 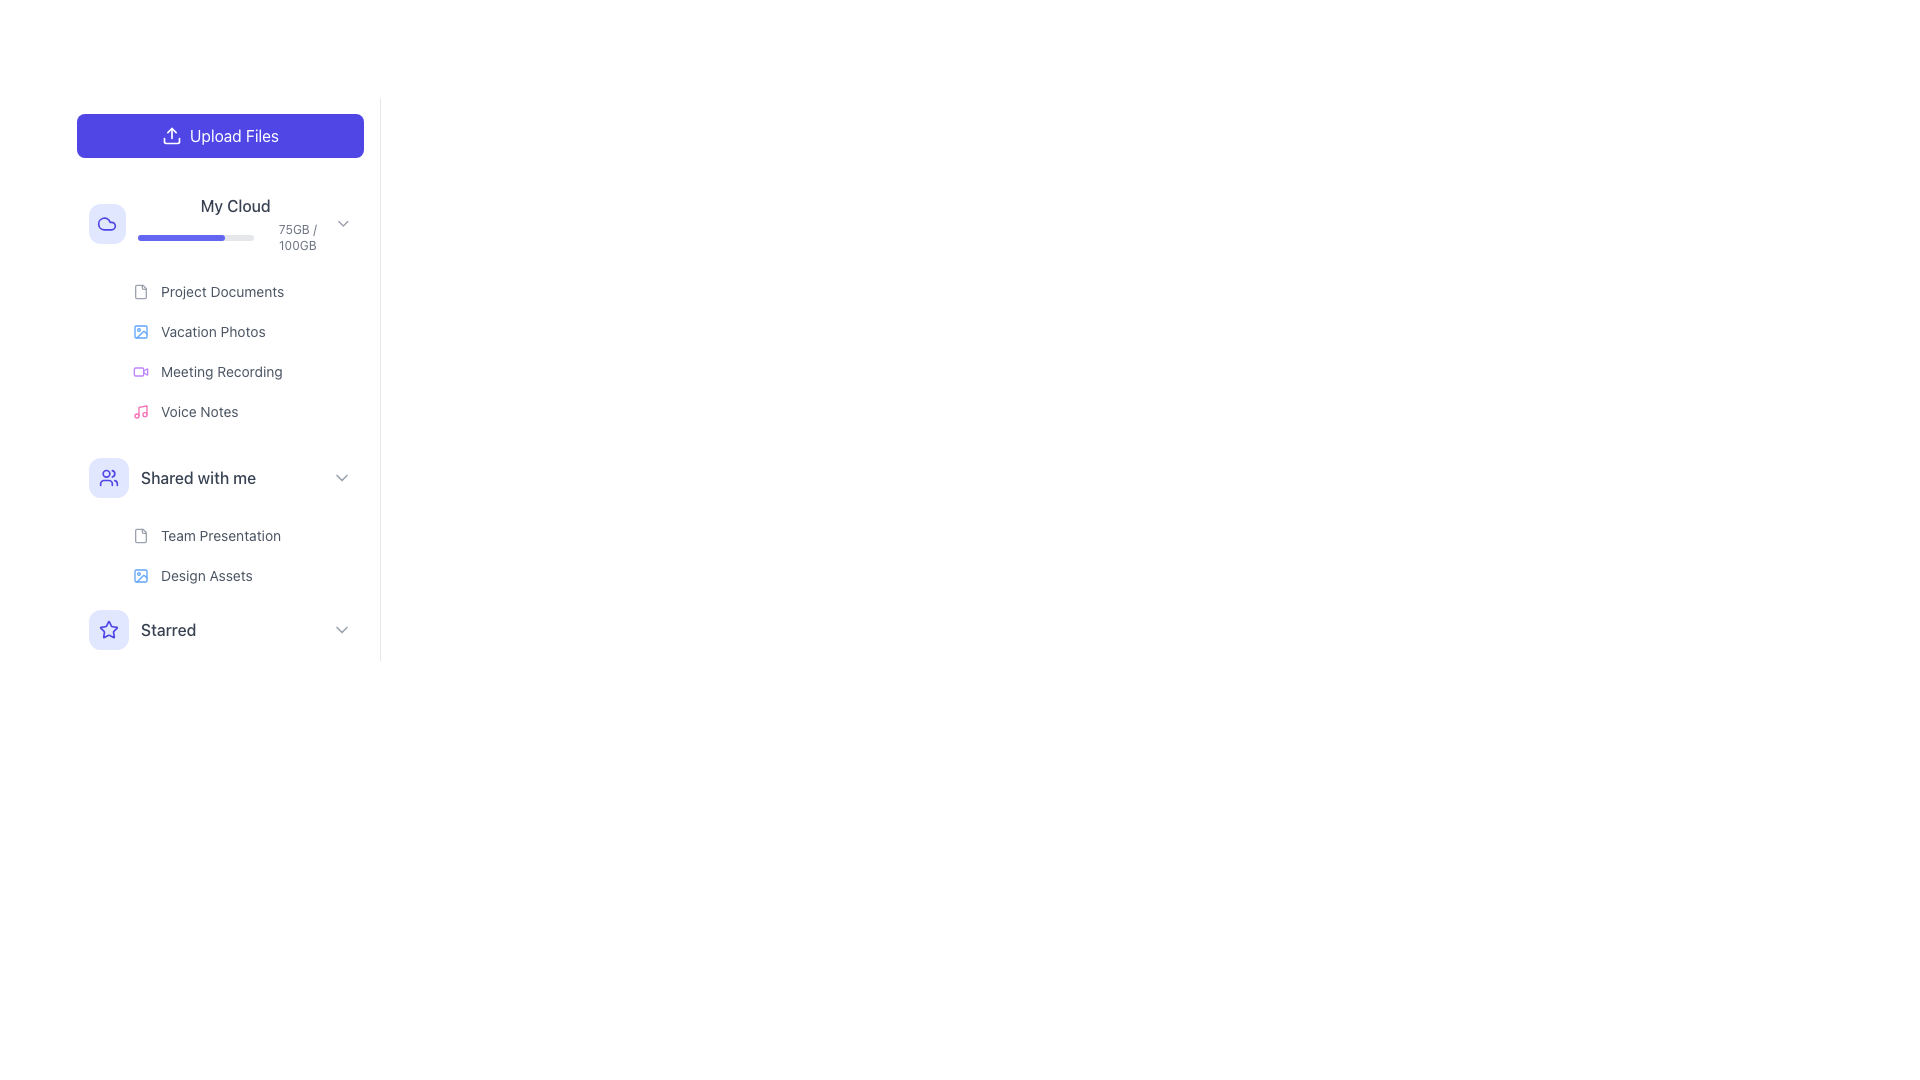 I want to click on the 'Vacation Photos' text label in the vertical navigation menu under the 'My Cloud' section, so click(x=213, y=330).